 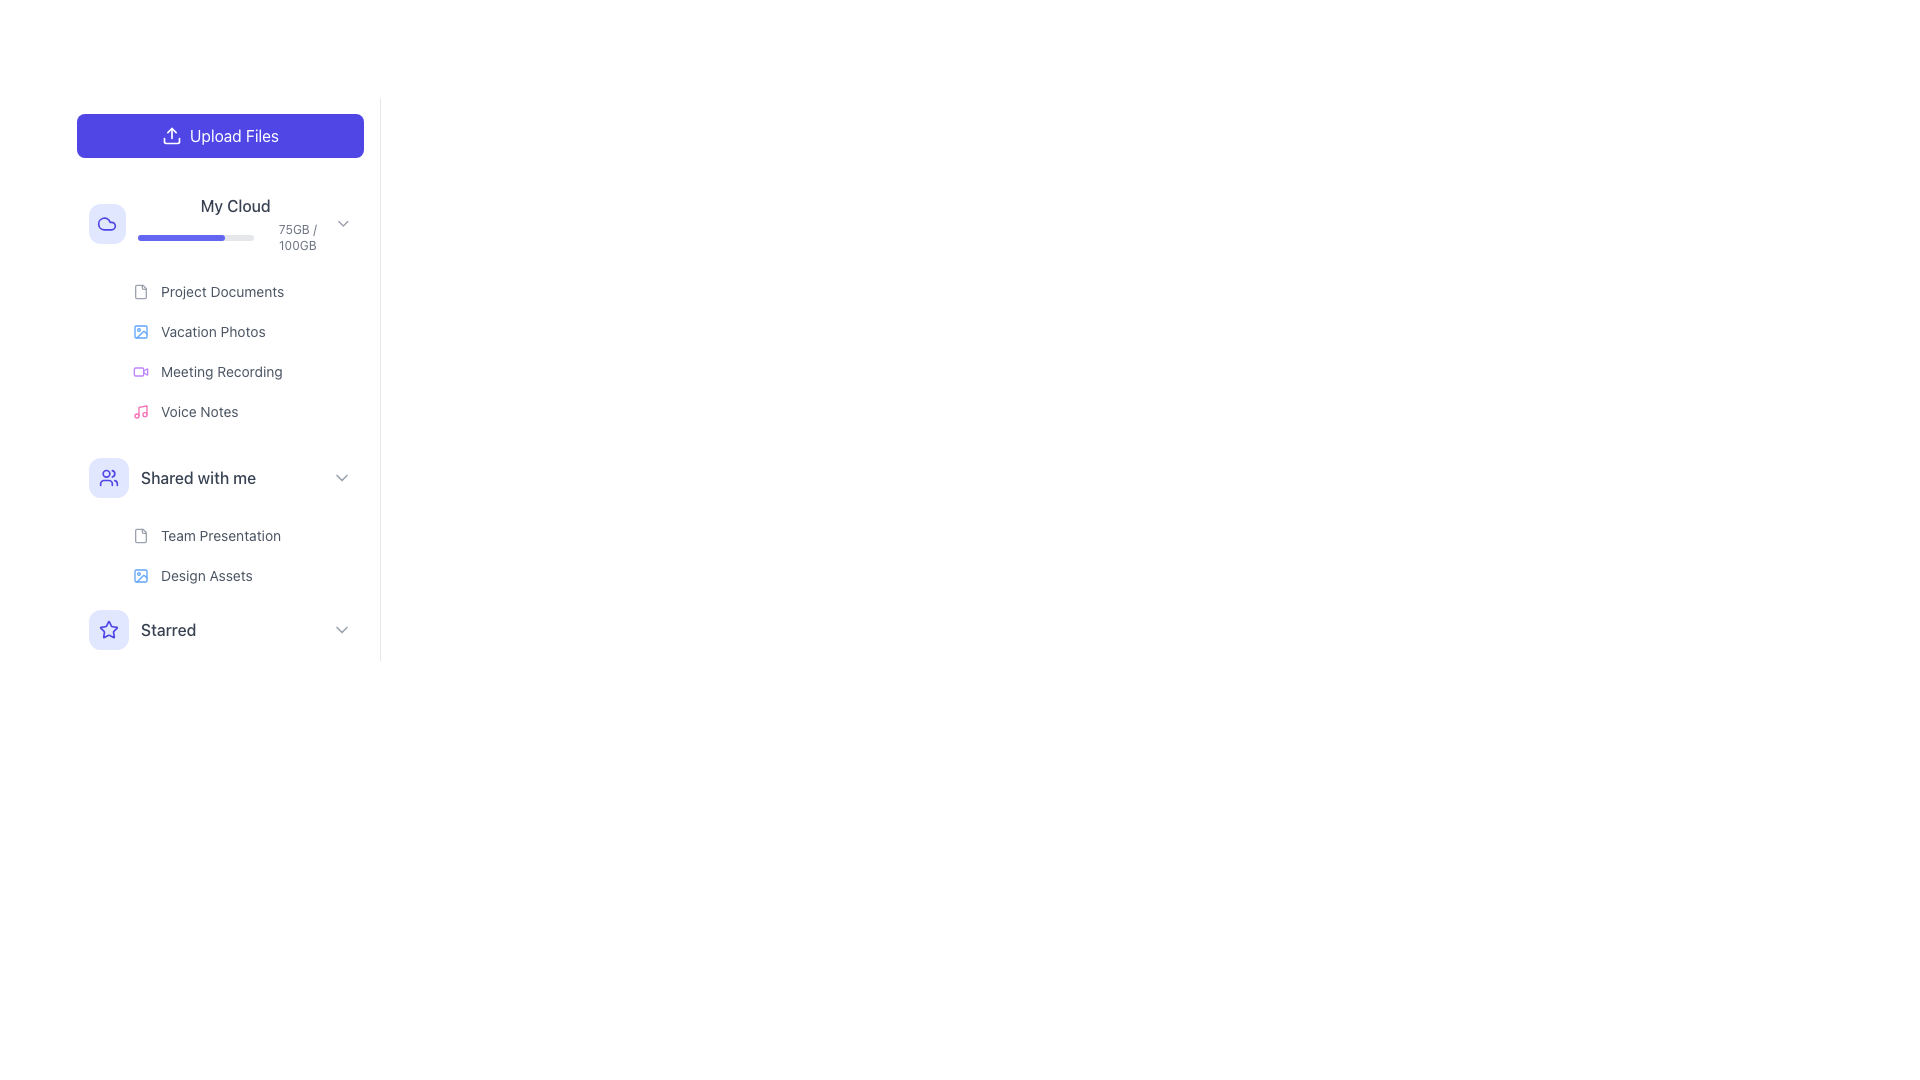 I want to click on the 'Vacation Photos' text label in the vertical navigation menu under the 'My Cloud' section, so click(x=213, y=330).